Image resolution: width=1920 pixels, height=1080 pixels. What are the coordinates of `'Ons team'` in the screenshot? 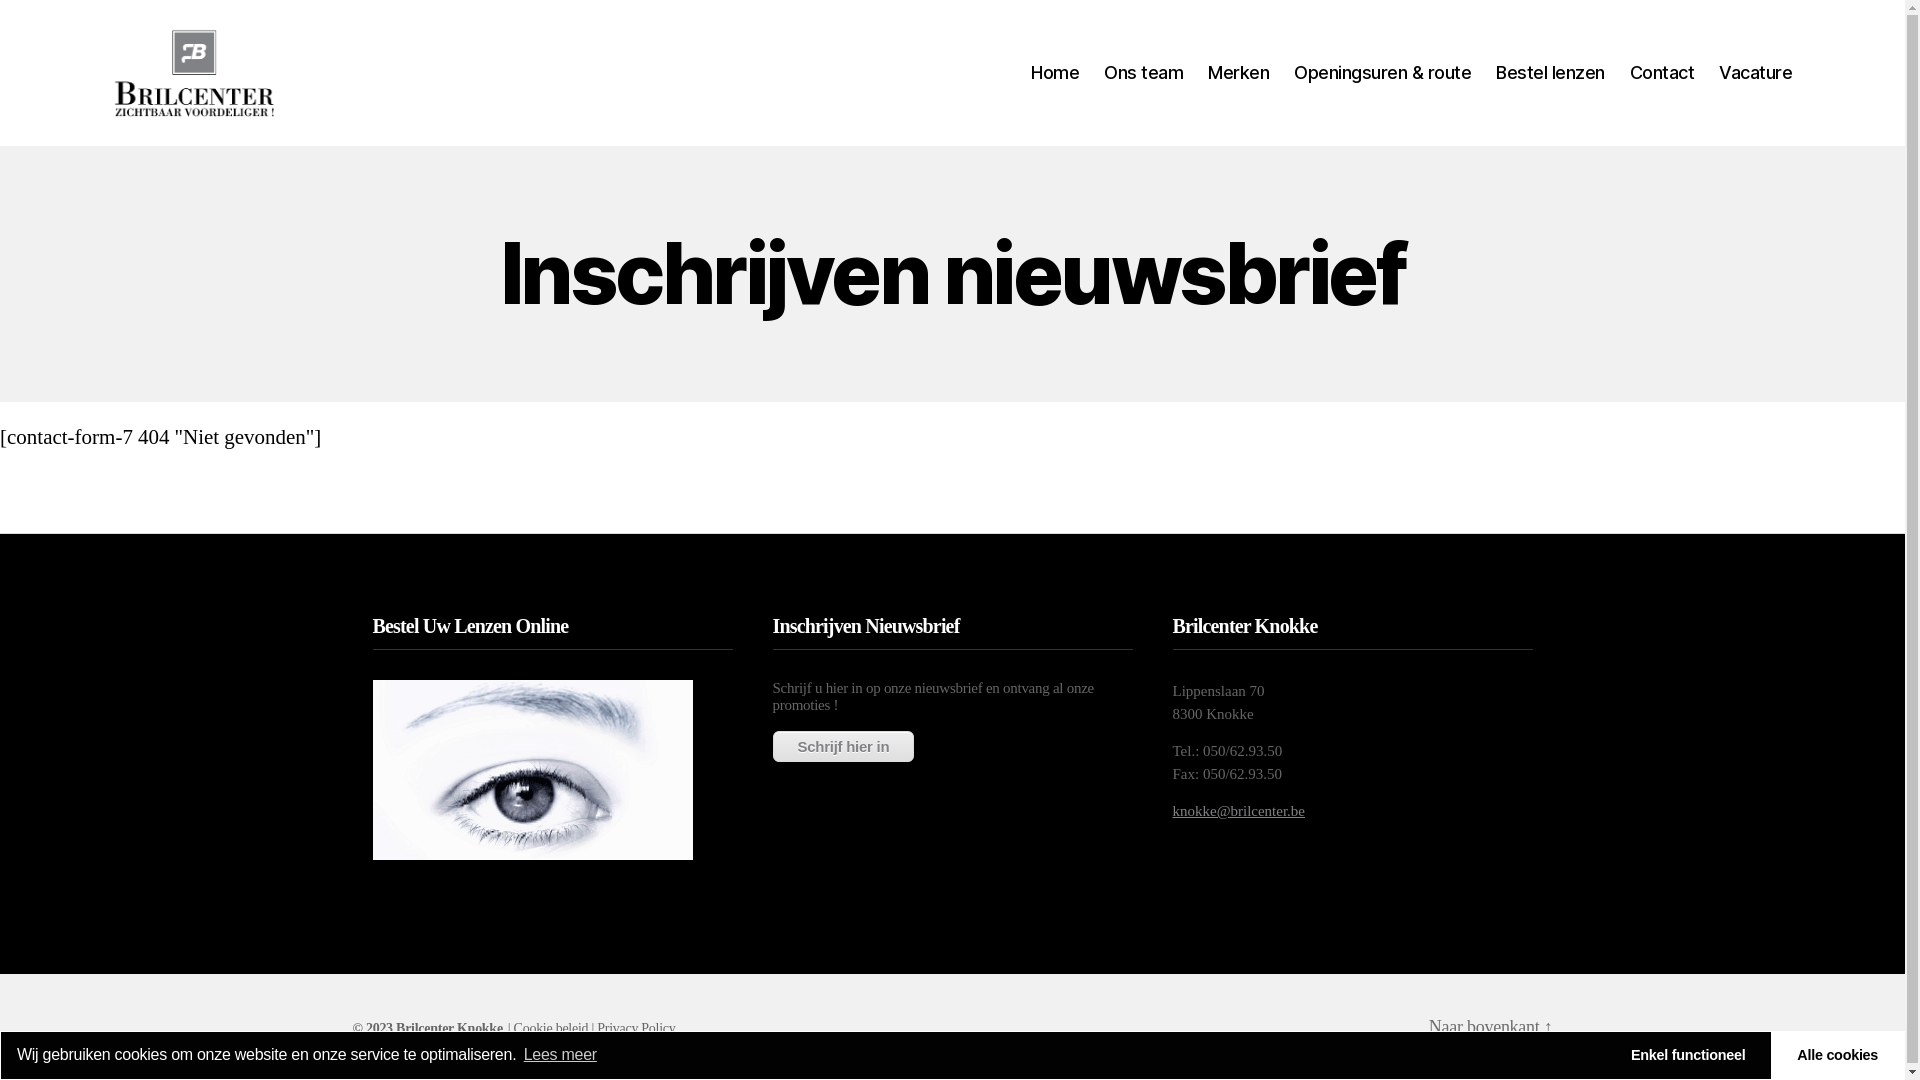 It's located at (1143, 72).